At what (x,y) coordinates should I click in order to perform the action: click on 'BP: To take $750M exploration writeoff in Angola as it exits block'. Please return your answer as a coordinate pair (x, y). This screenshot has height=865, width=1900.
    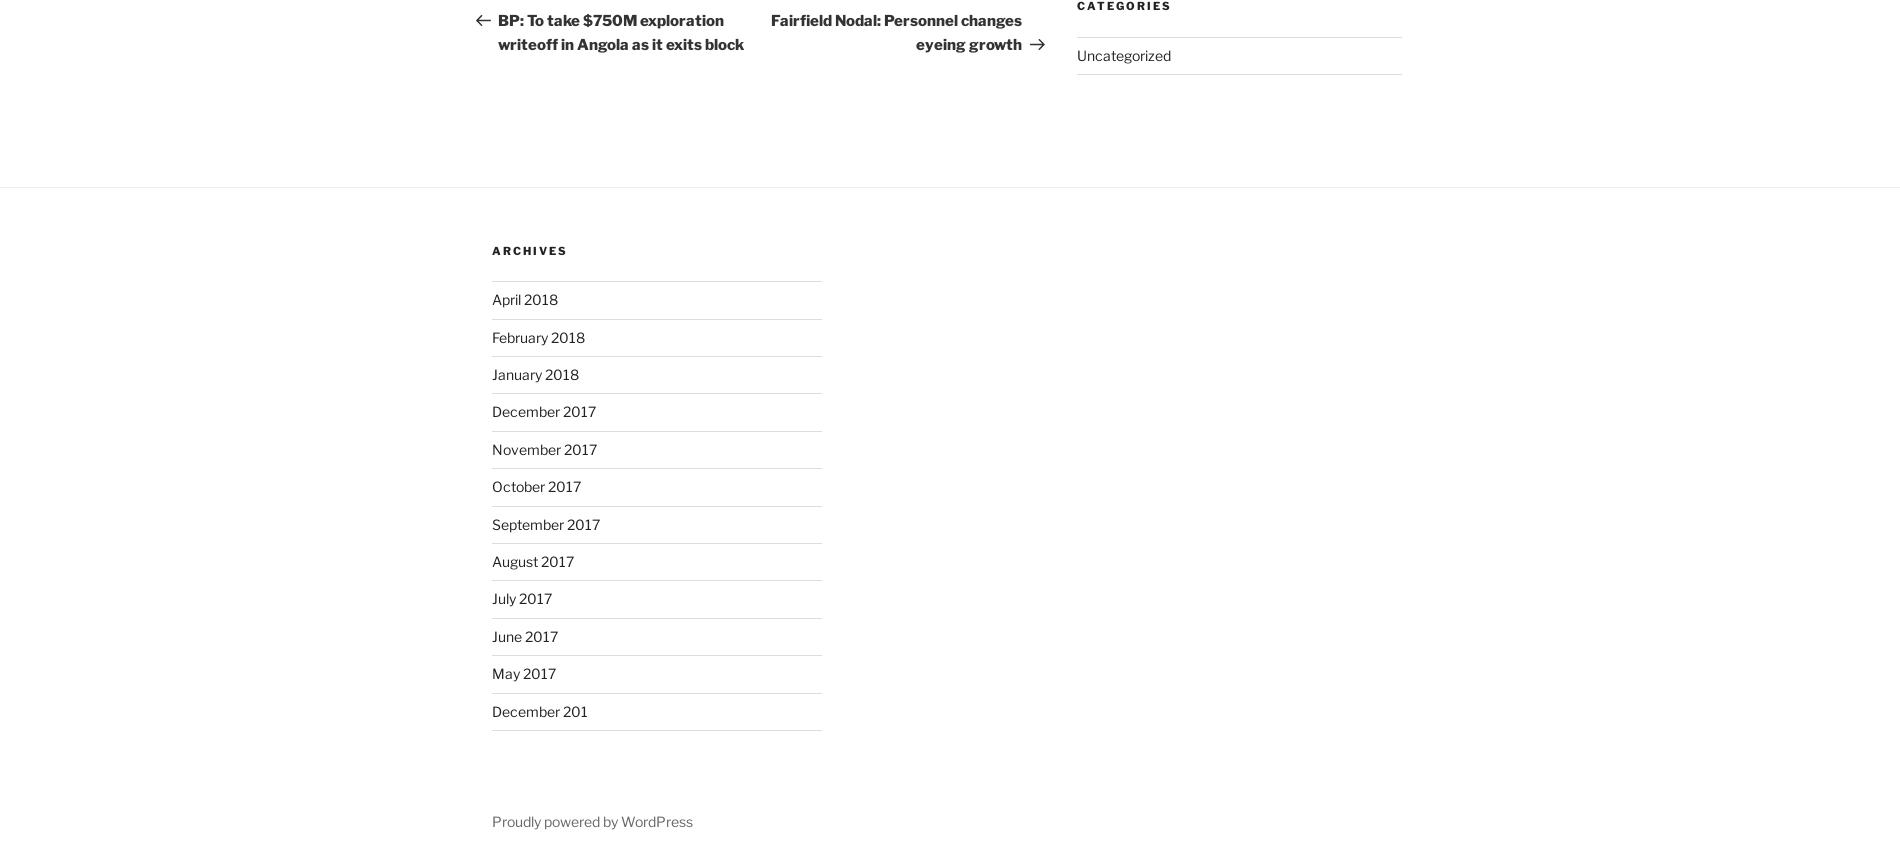
    Looking at the image, I should click on (620, 33).